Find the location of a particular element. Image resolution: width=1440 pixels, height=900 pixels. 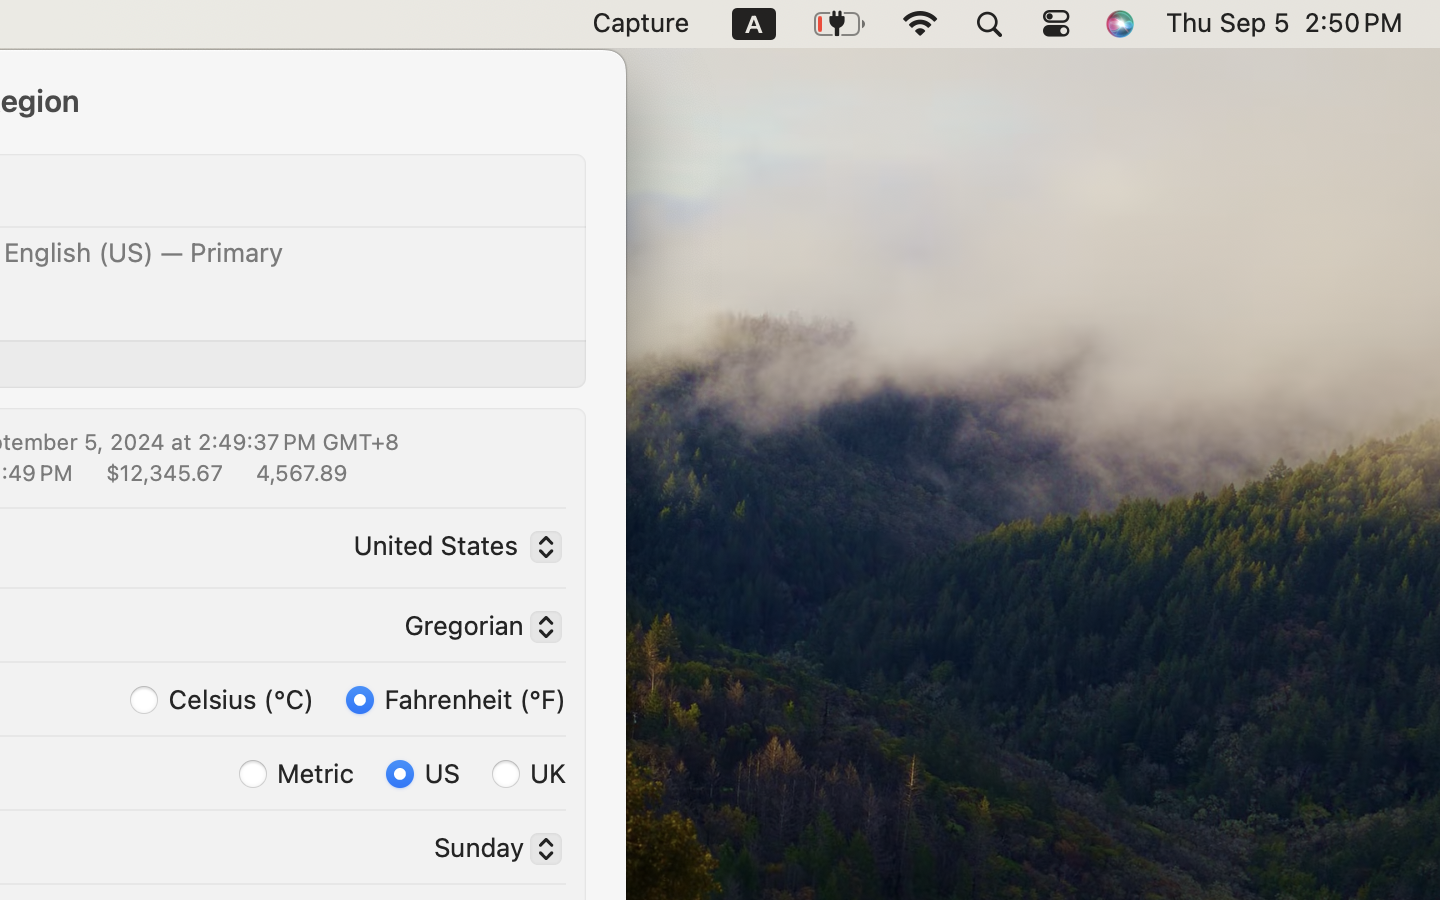

'United States' is located at coordinates (452, 548).